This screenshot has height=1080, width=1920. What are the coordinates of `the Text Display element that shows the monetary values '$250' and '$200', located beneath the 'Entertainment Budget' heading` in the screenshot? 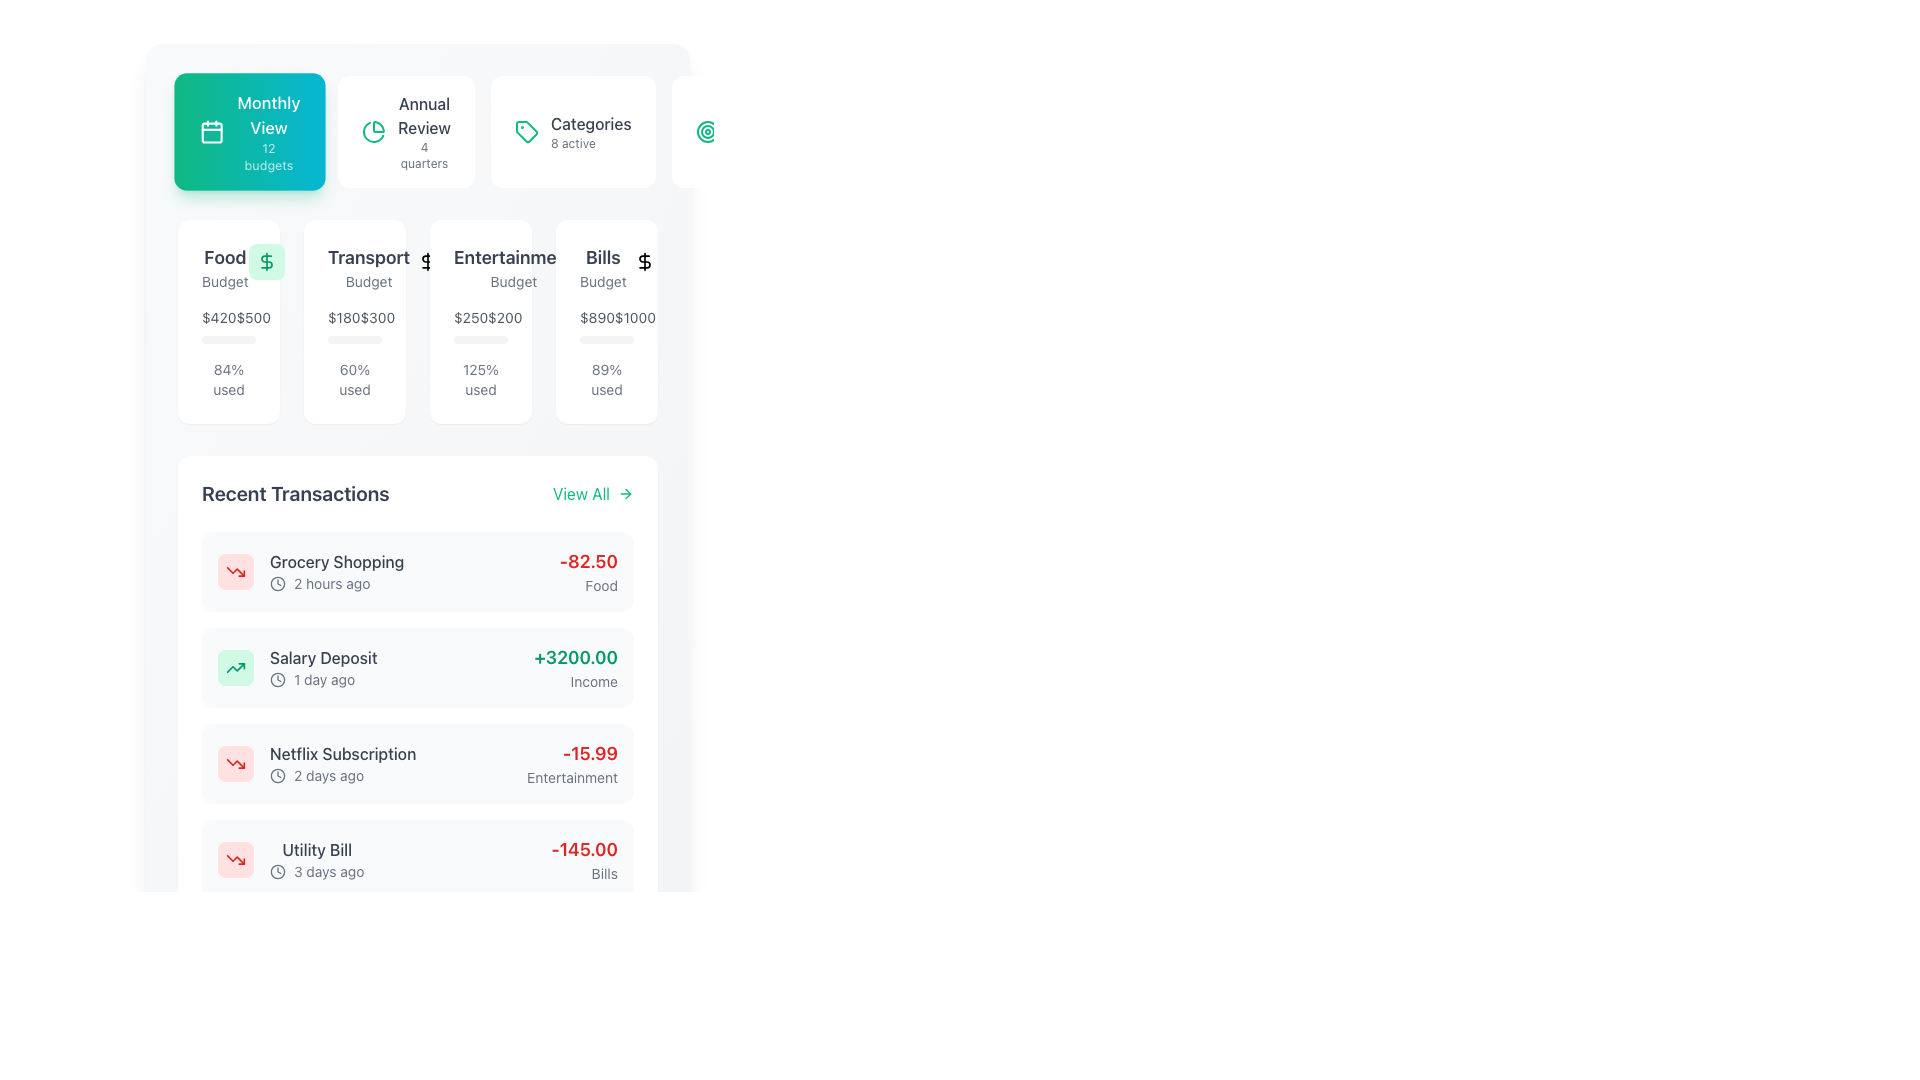 It's located at (480, 316).